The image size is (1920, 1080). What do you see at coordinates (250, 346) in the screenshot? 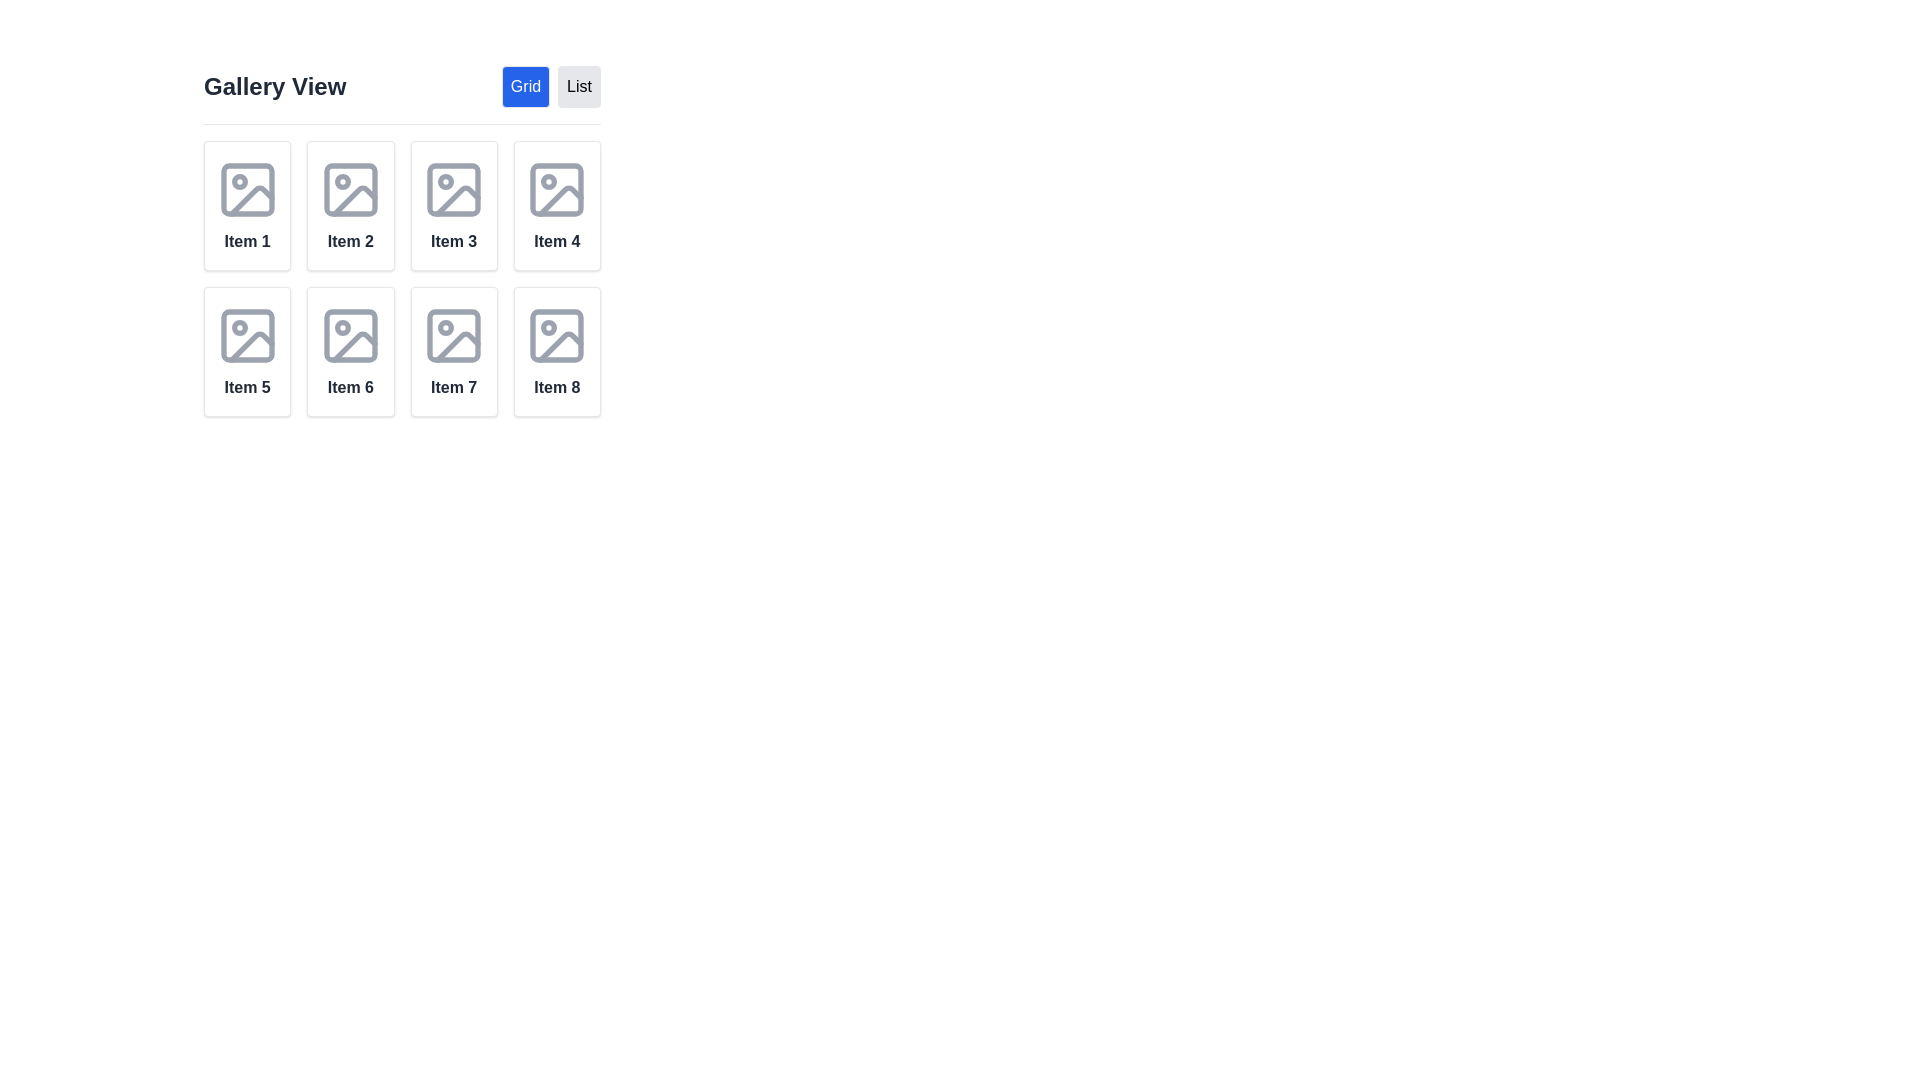
I see `the slope icon with a pivot point located within the 'Item 5' card in the gallery grid` at bounding box center [250, 346].